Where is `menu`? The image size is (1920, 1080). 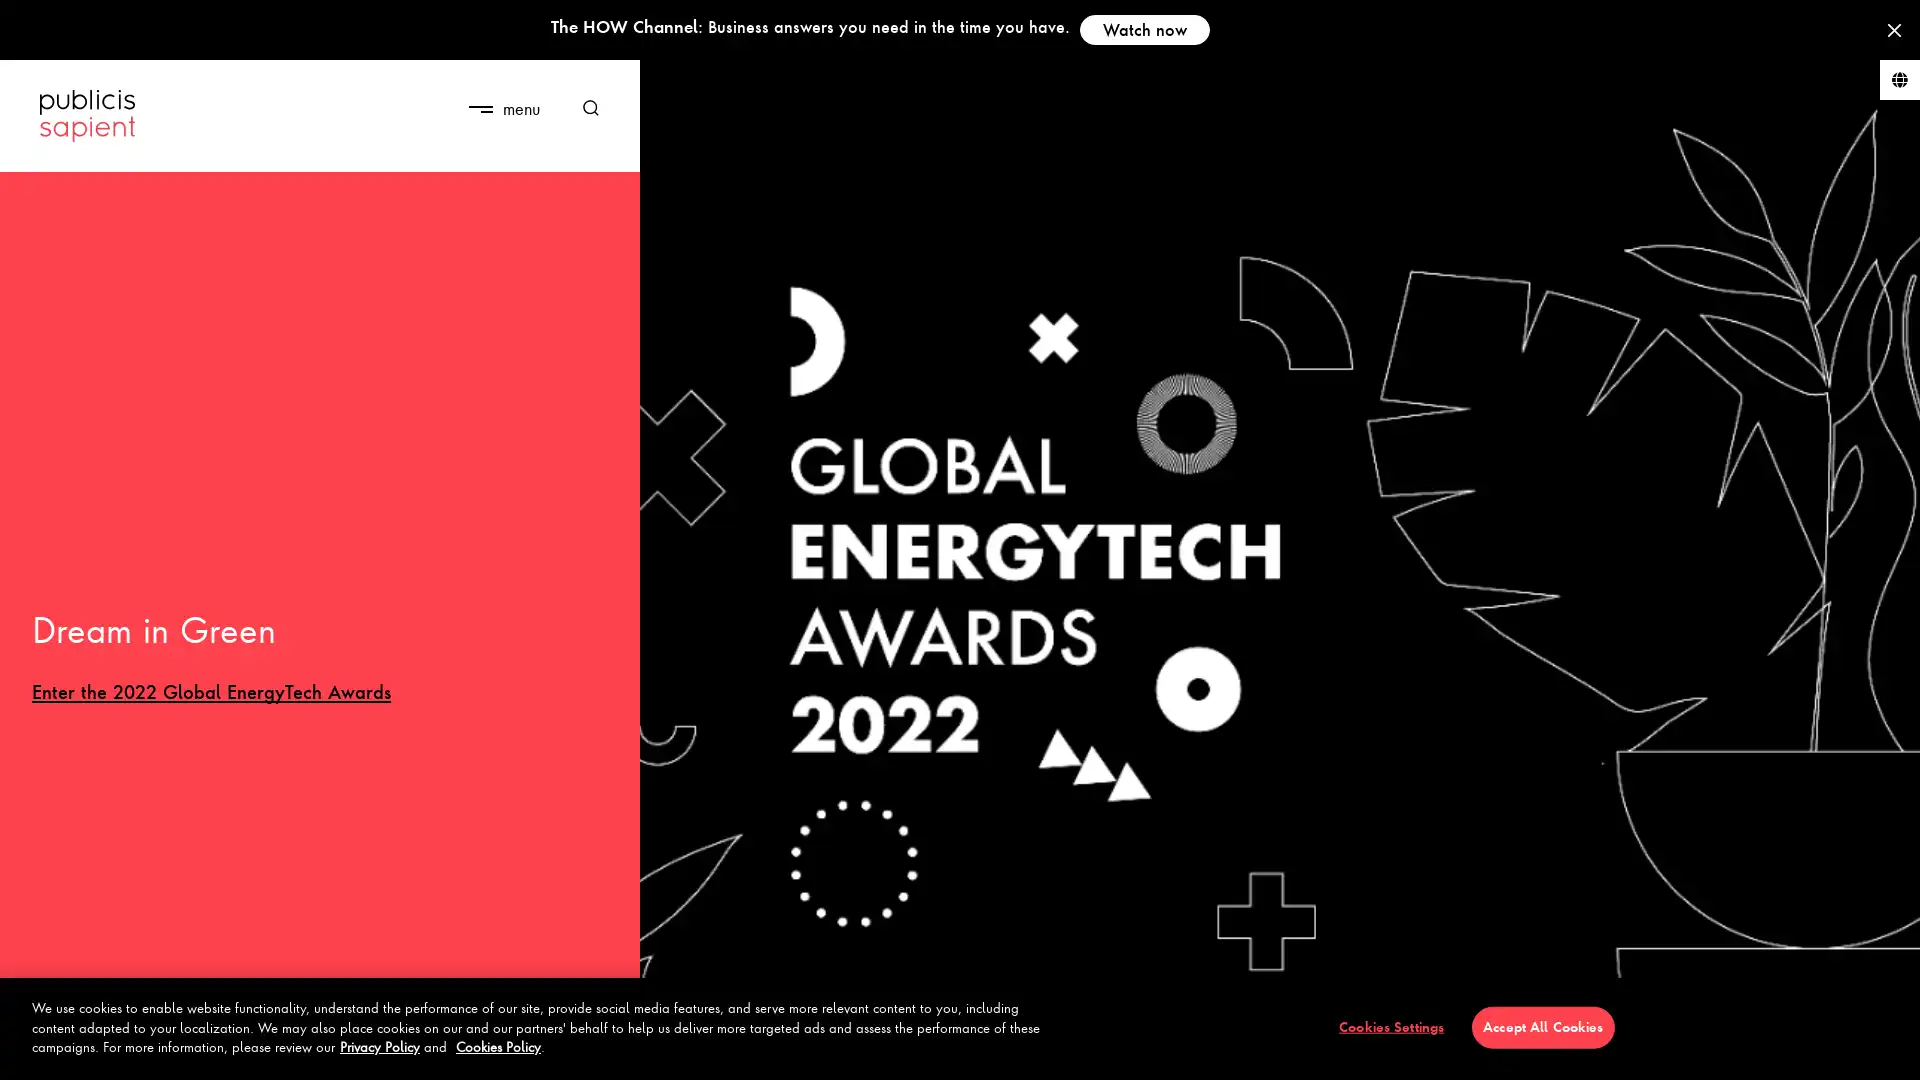
menu is located at coordinates (503, 108).